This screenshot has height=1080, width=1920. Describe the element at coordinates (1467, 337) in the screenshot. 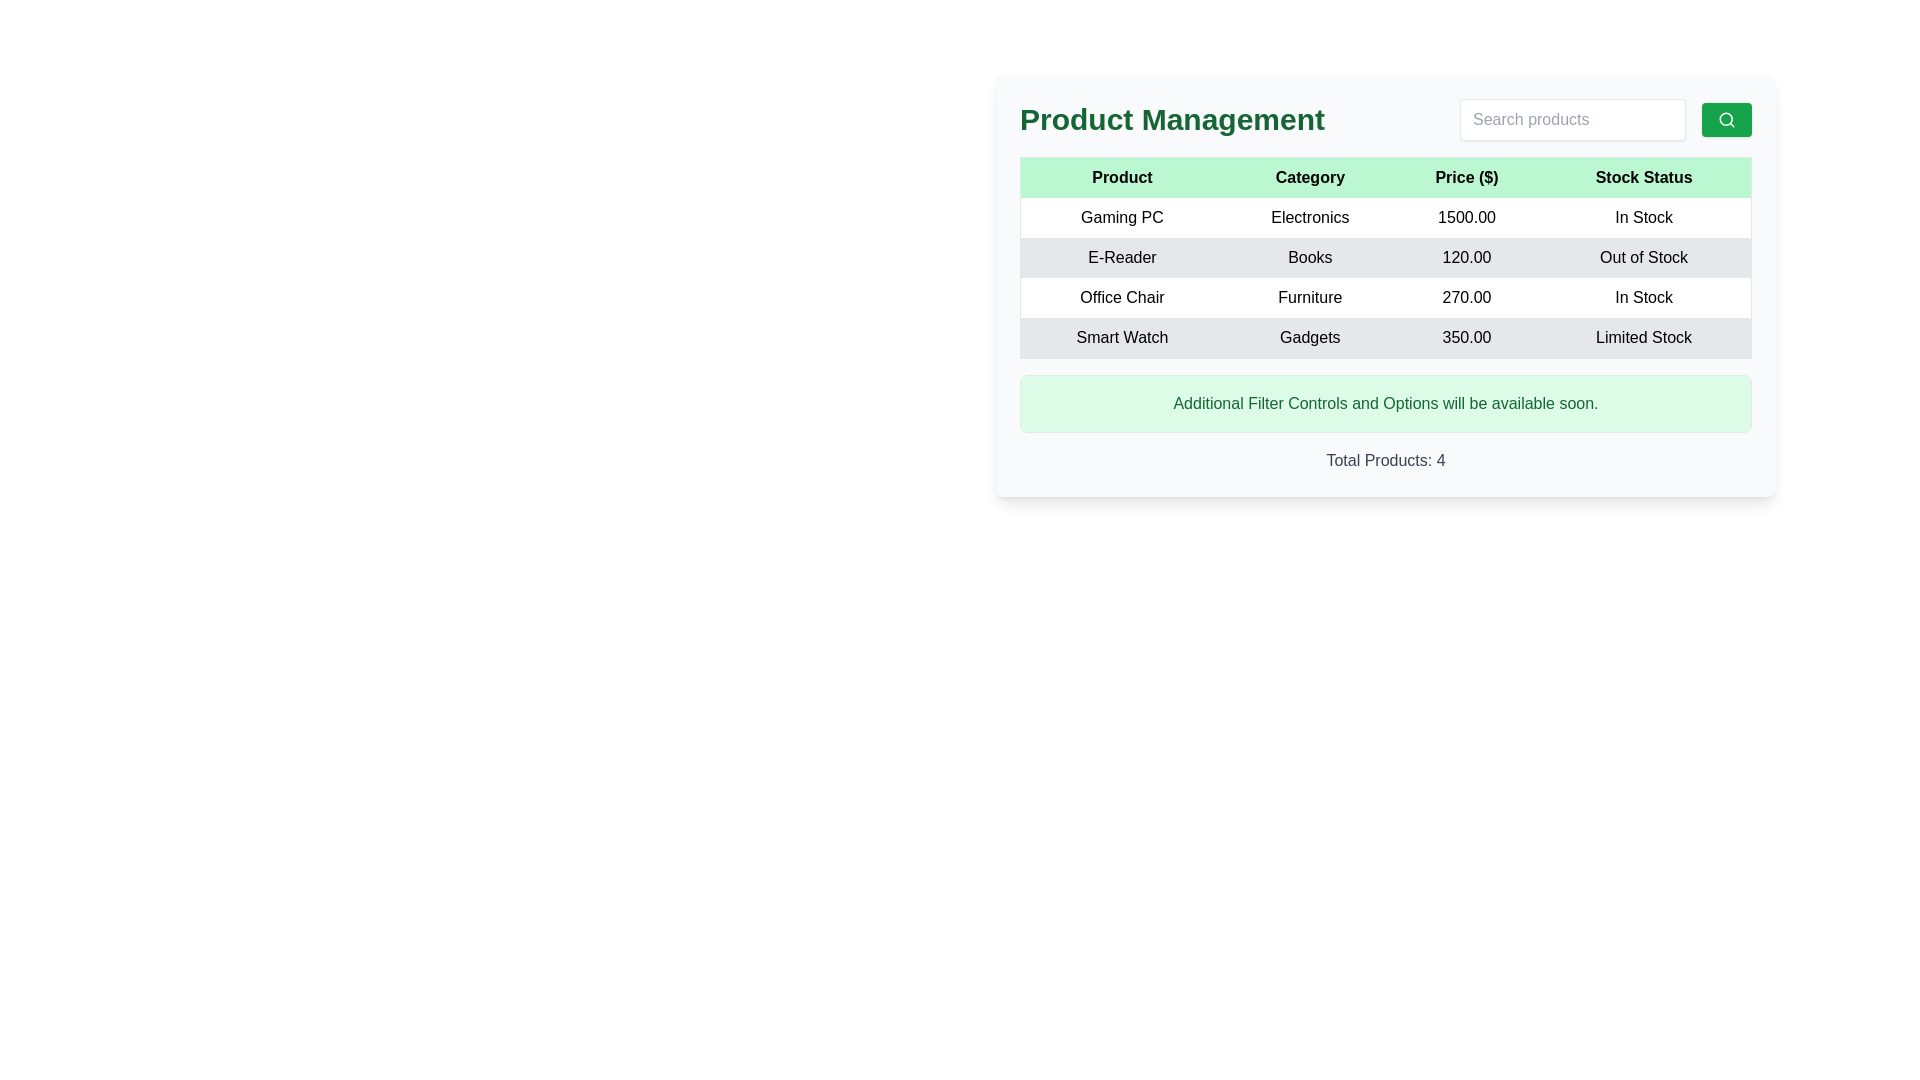

I see `the Text Label displaying the price '$350.00' in the 'Price ($)' column of the product table for the 'Smart Watch' row` at that location.